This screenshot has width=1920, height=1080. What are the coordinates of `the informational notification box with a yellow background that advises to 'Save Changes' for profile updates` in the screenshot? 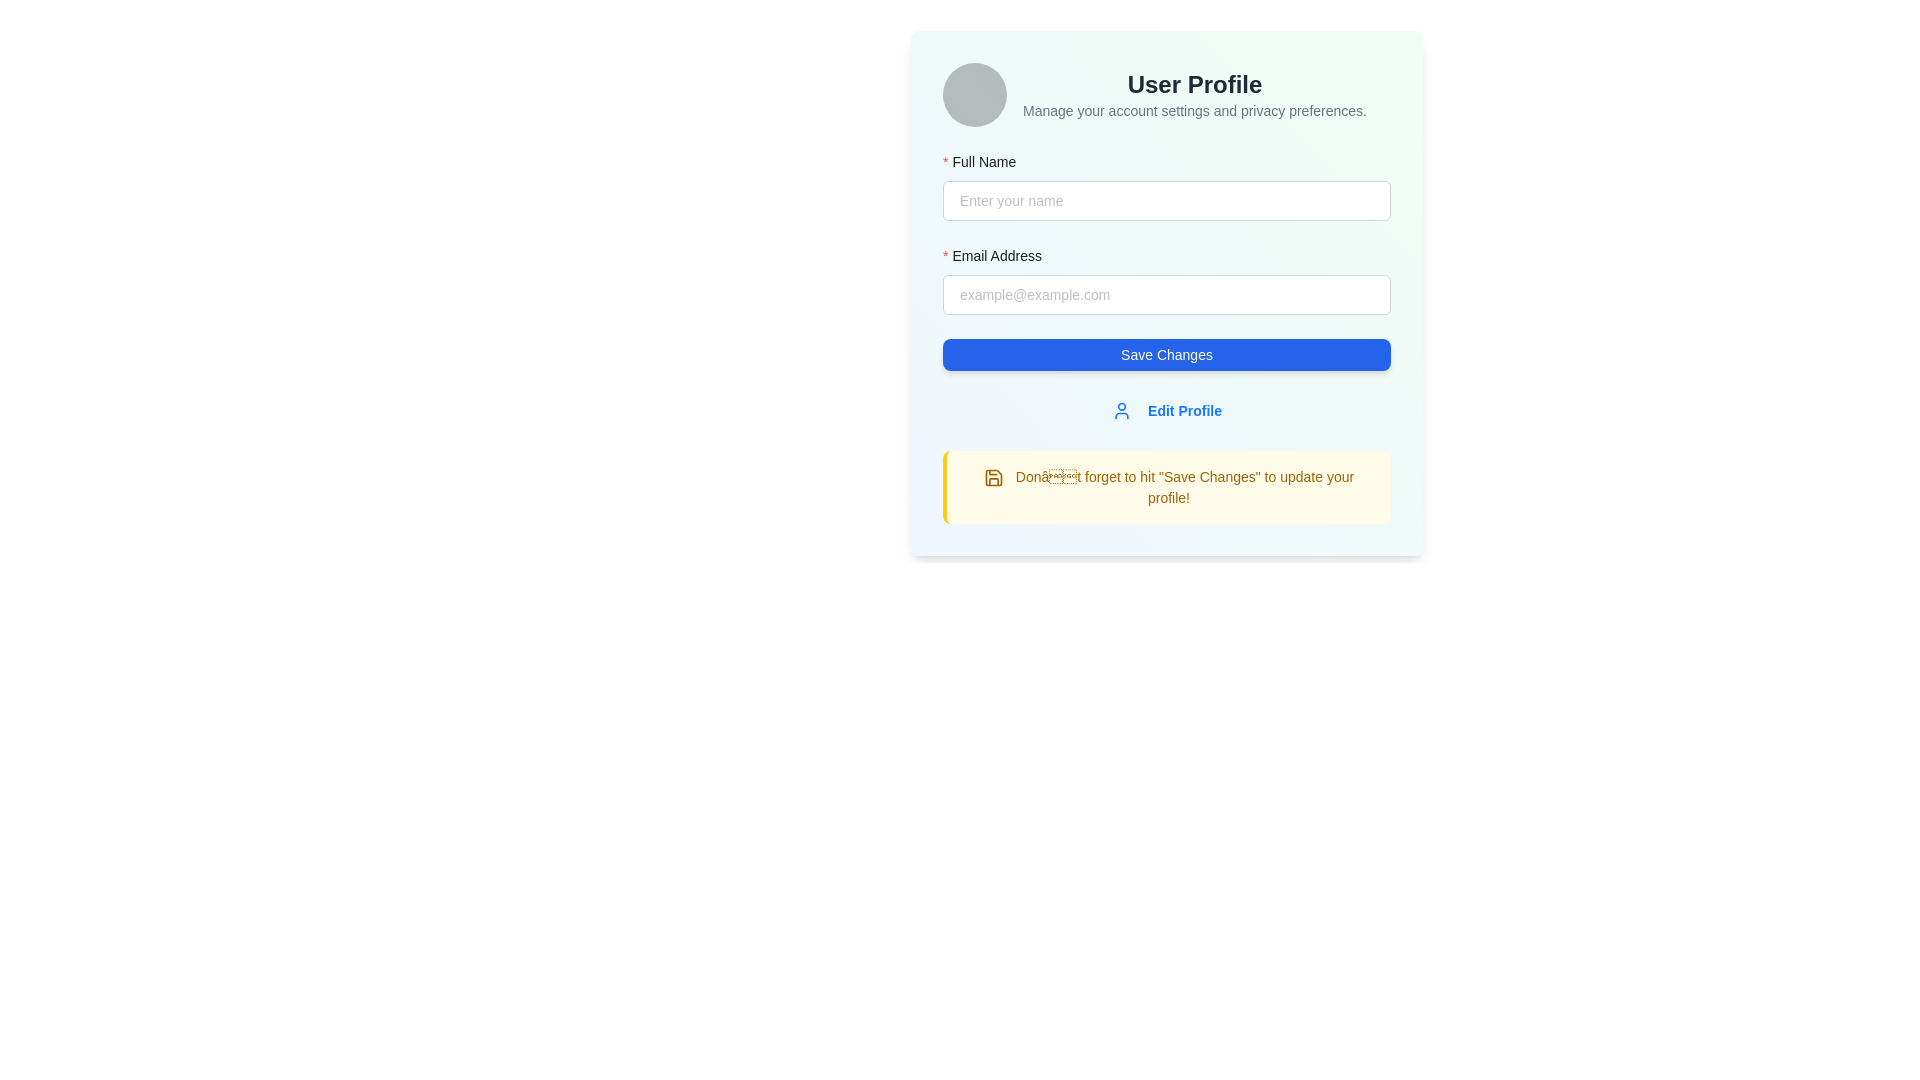 It's located at (1166, 486).